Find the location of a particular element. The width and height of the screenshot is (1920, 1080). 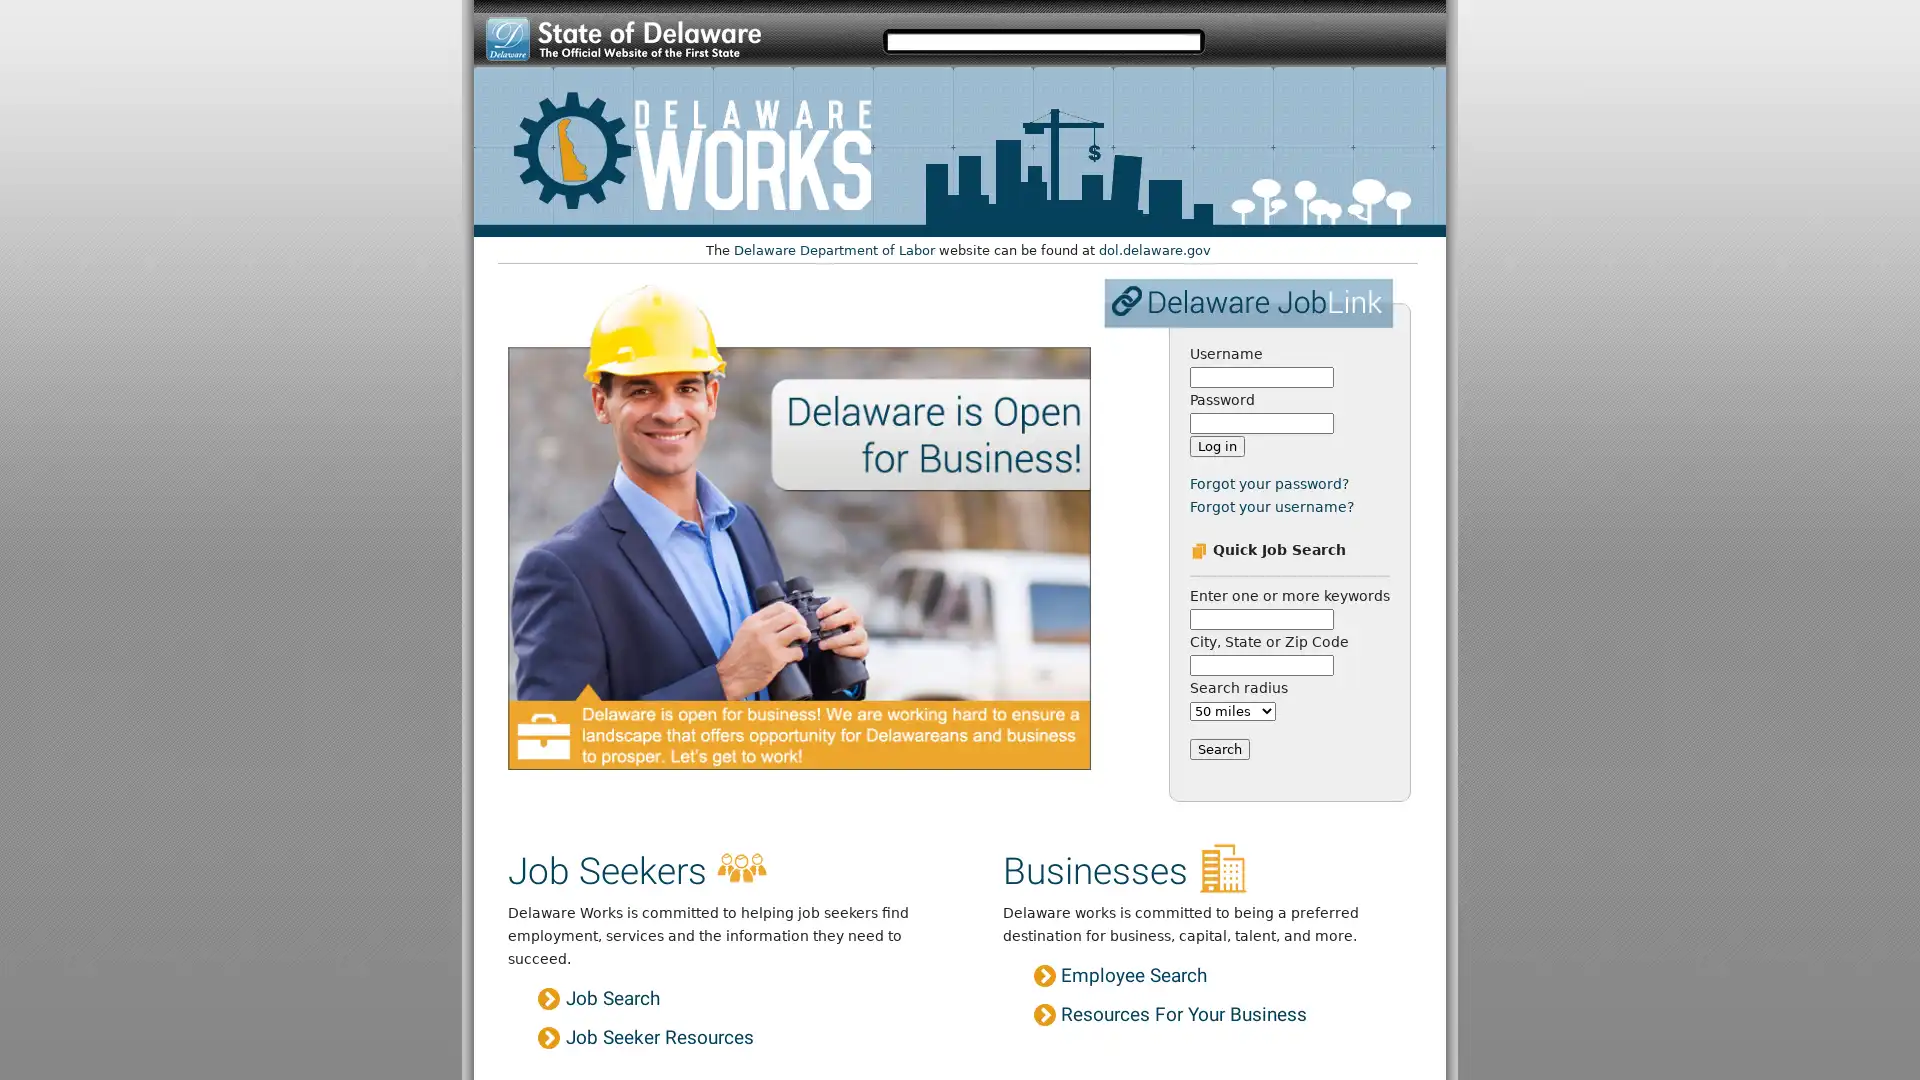

Search is located at coordinates (1218, 748).